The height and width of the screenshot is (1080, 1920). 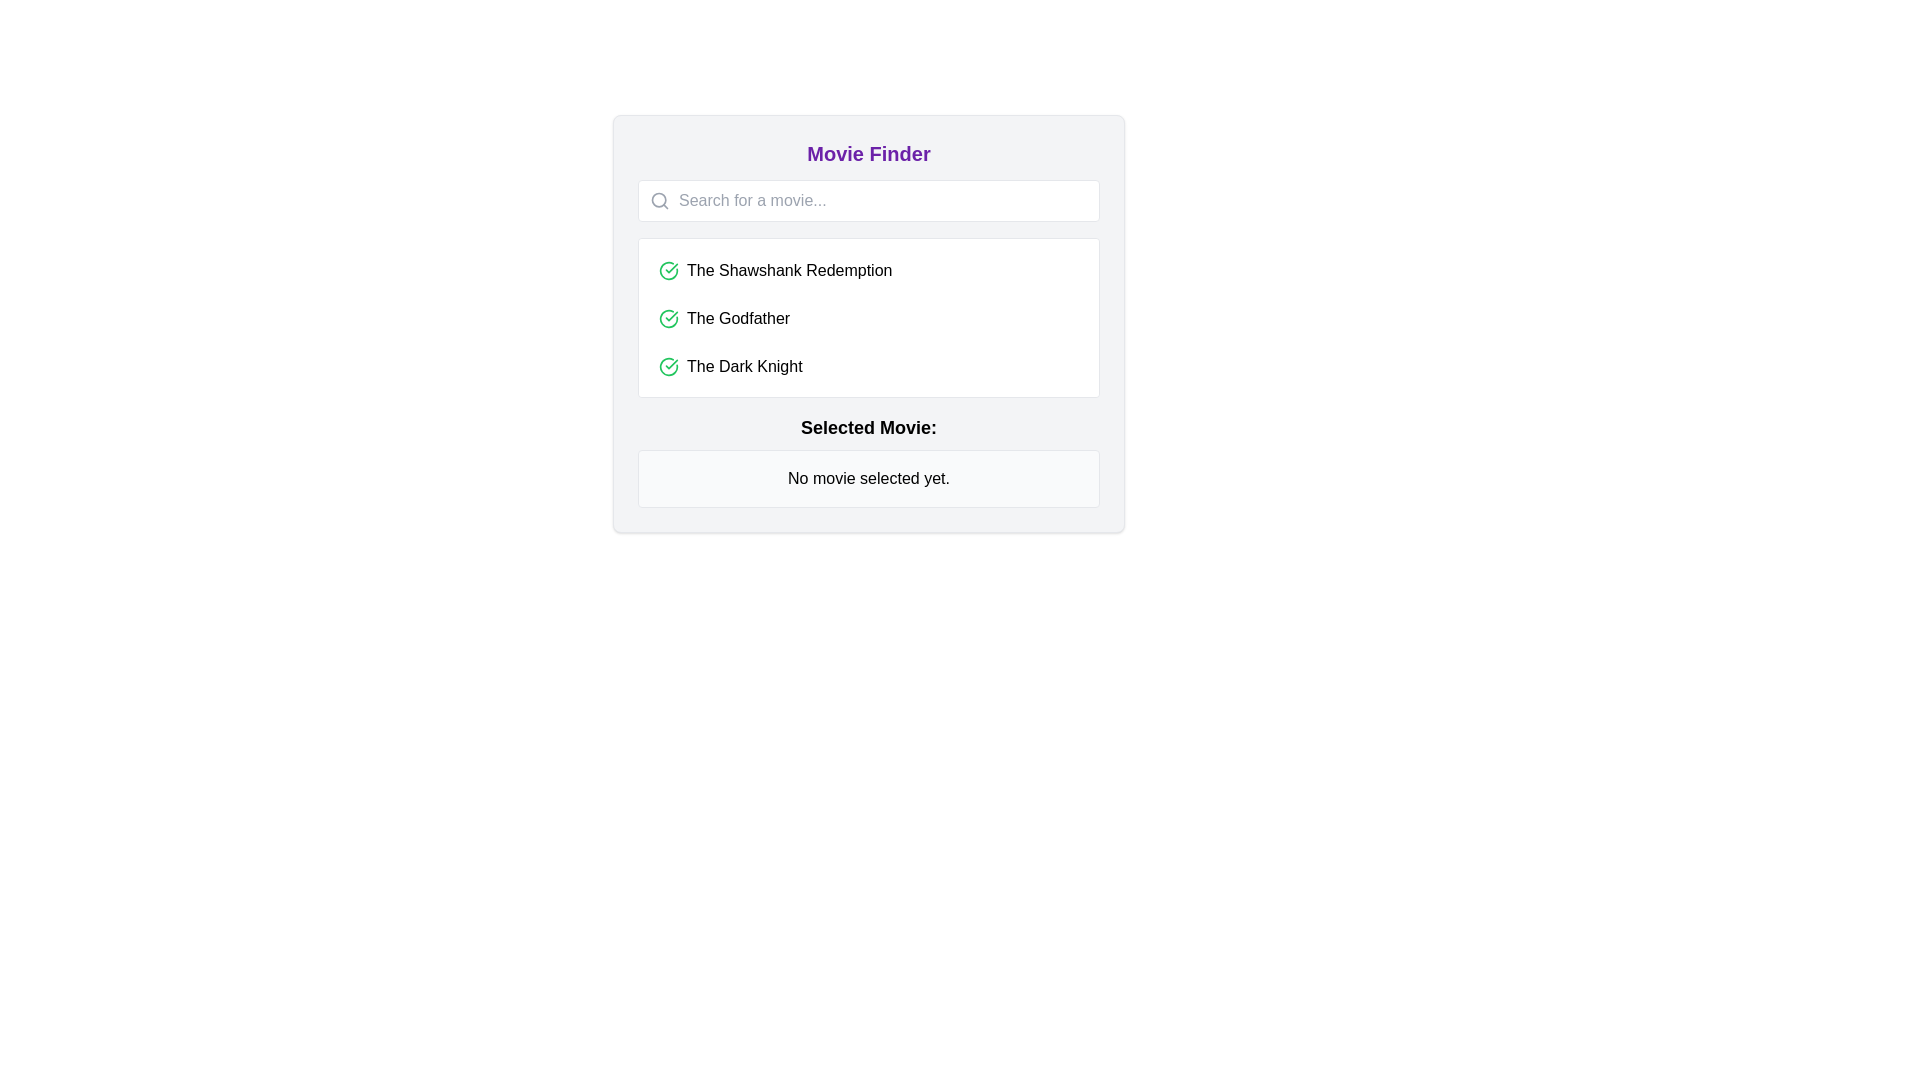 I want to click on the search icon located in the top-left corner of the search input field, which indicates the presence of search functionality, so click(x=660, y=200).